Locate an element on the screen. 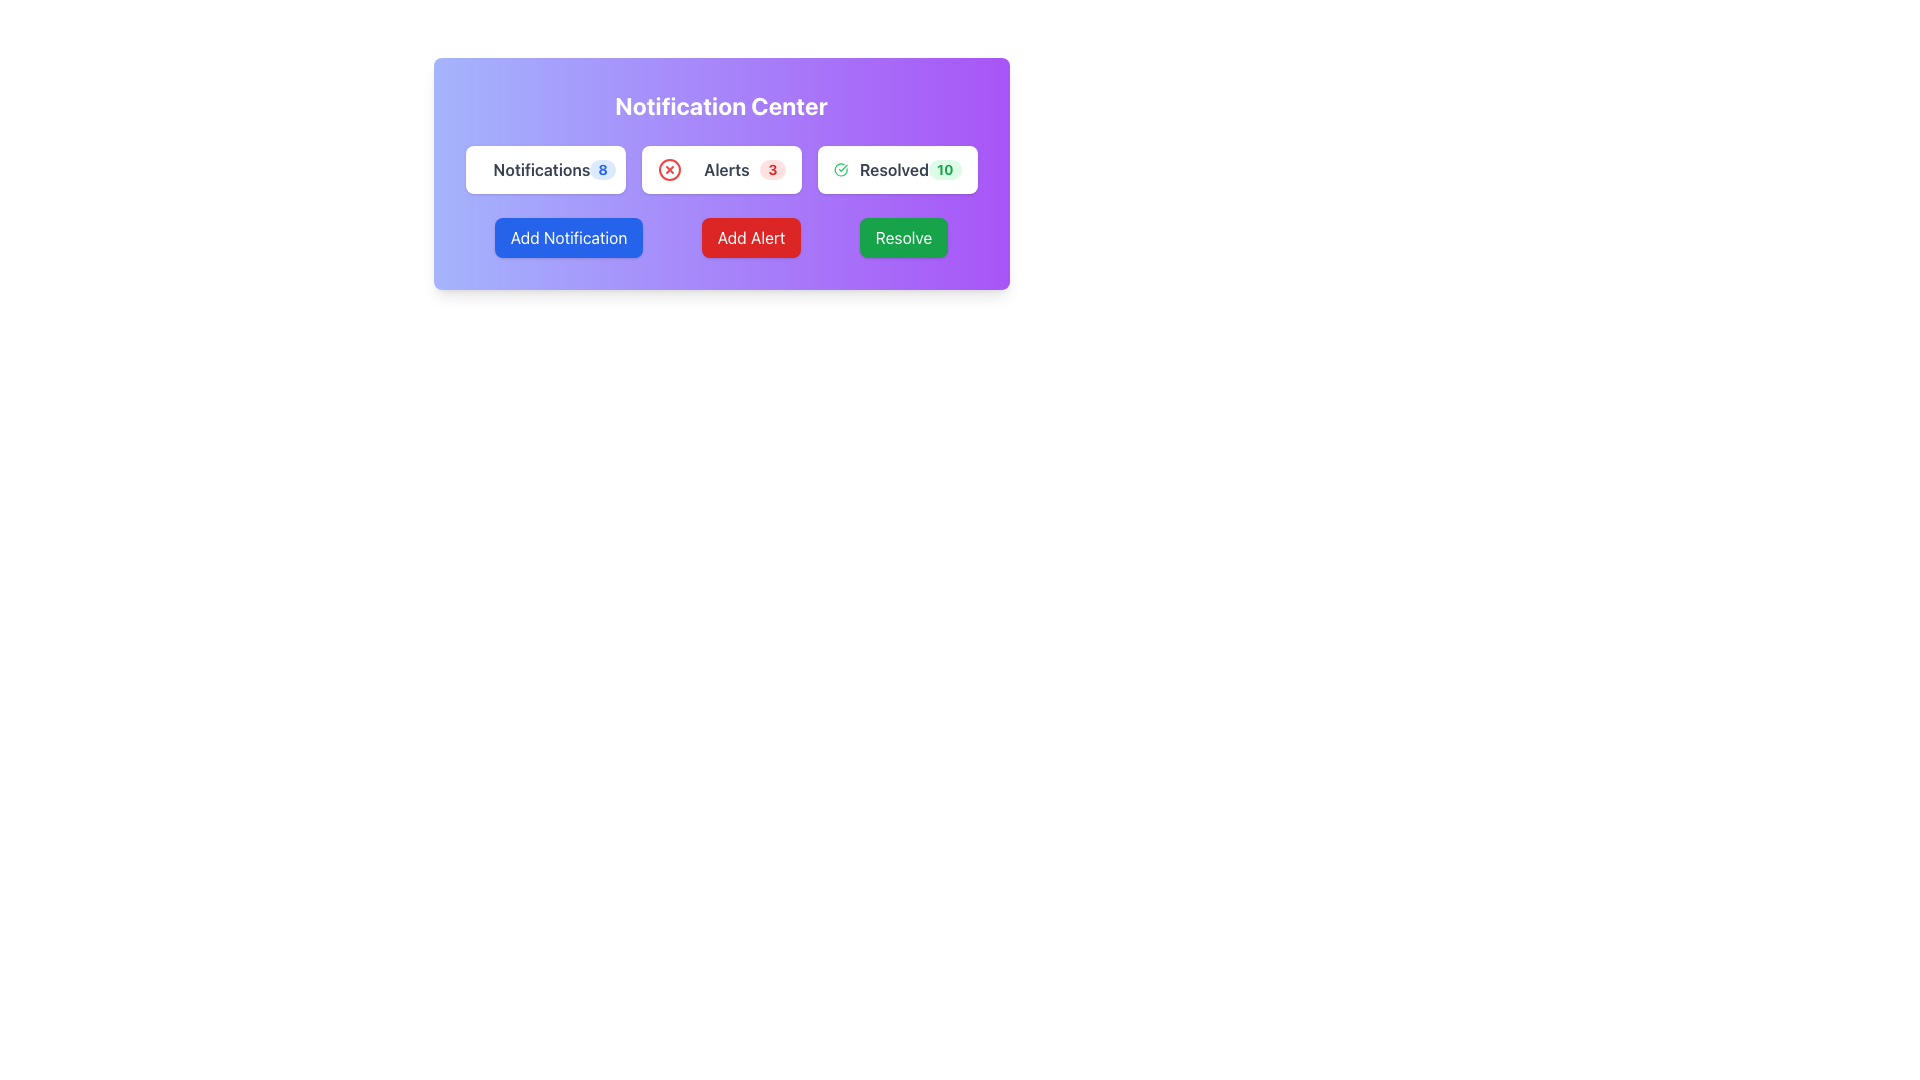  text label for the 'Notifications' group located at the center of the white background section of the 'Notifications' button-style group is located at coordinates (541, 168).